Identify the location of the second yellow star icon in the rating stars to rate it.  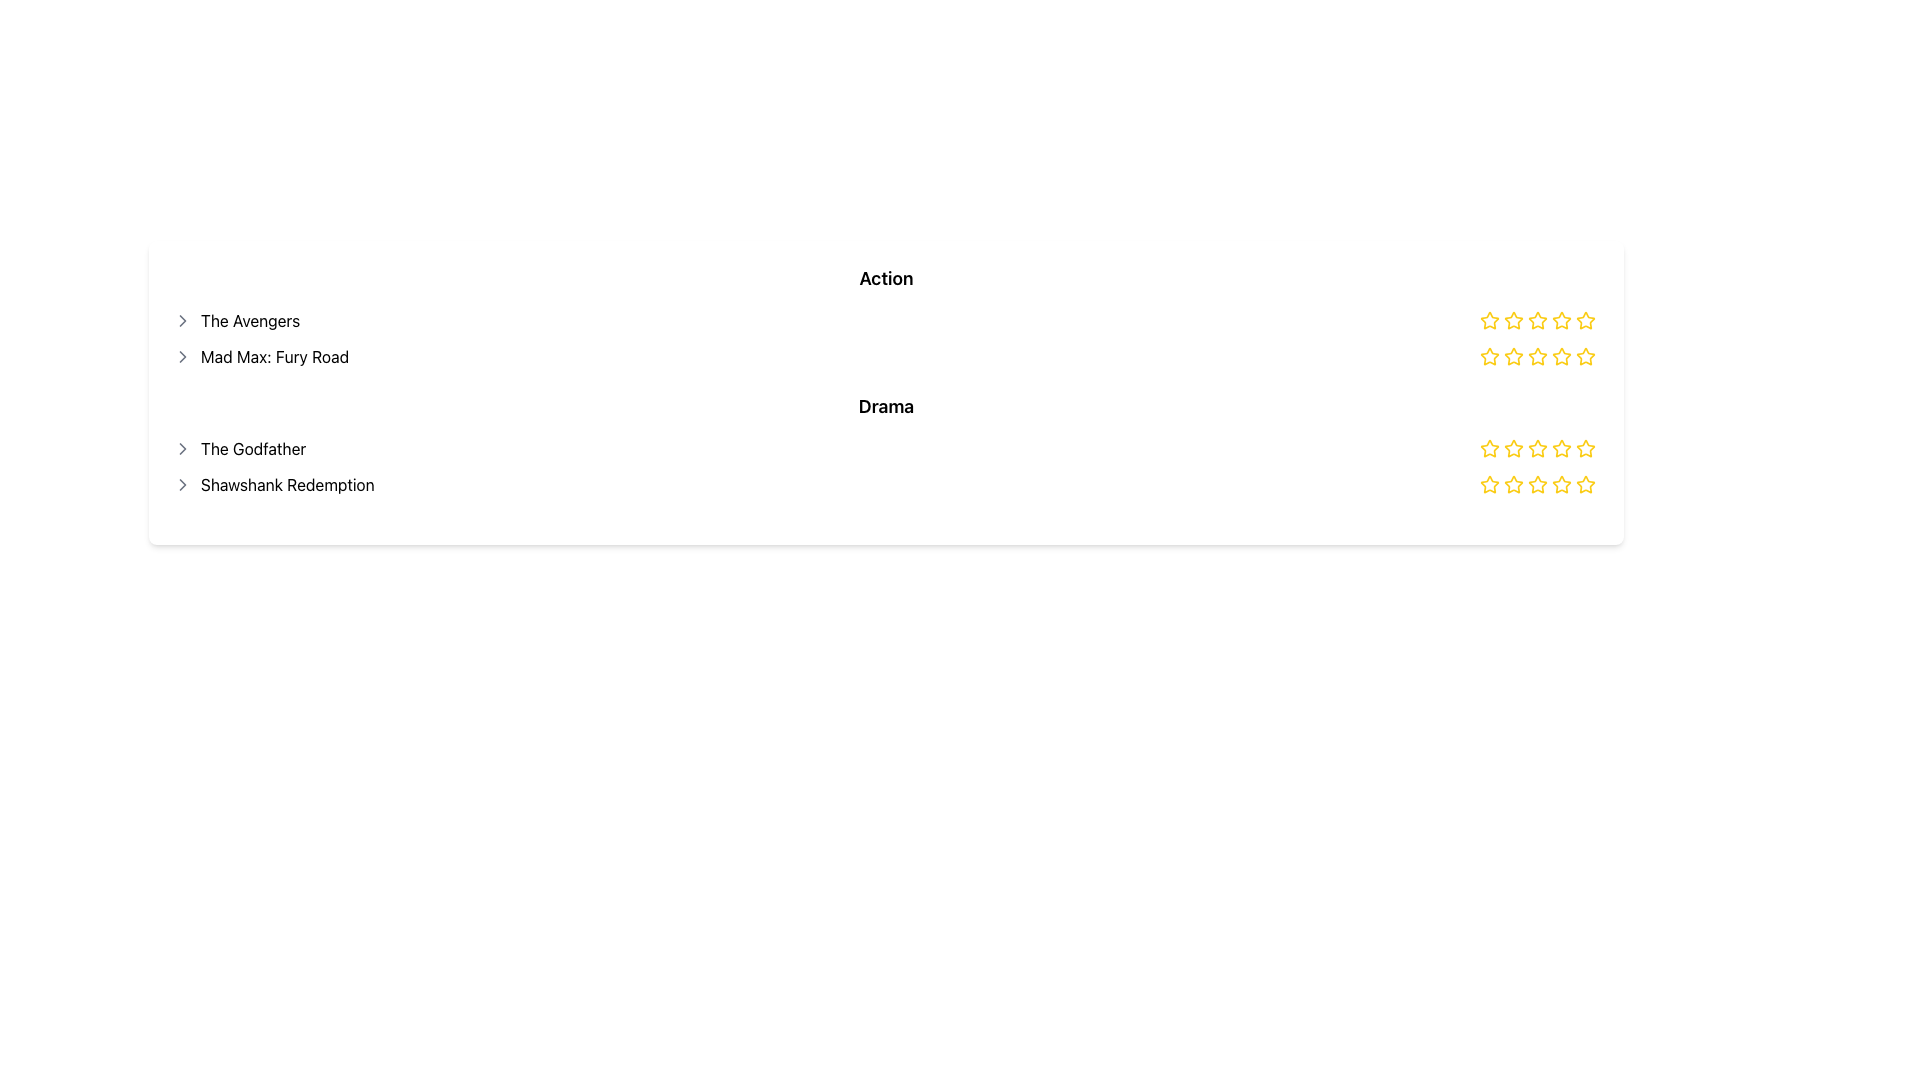
(1489, 356).